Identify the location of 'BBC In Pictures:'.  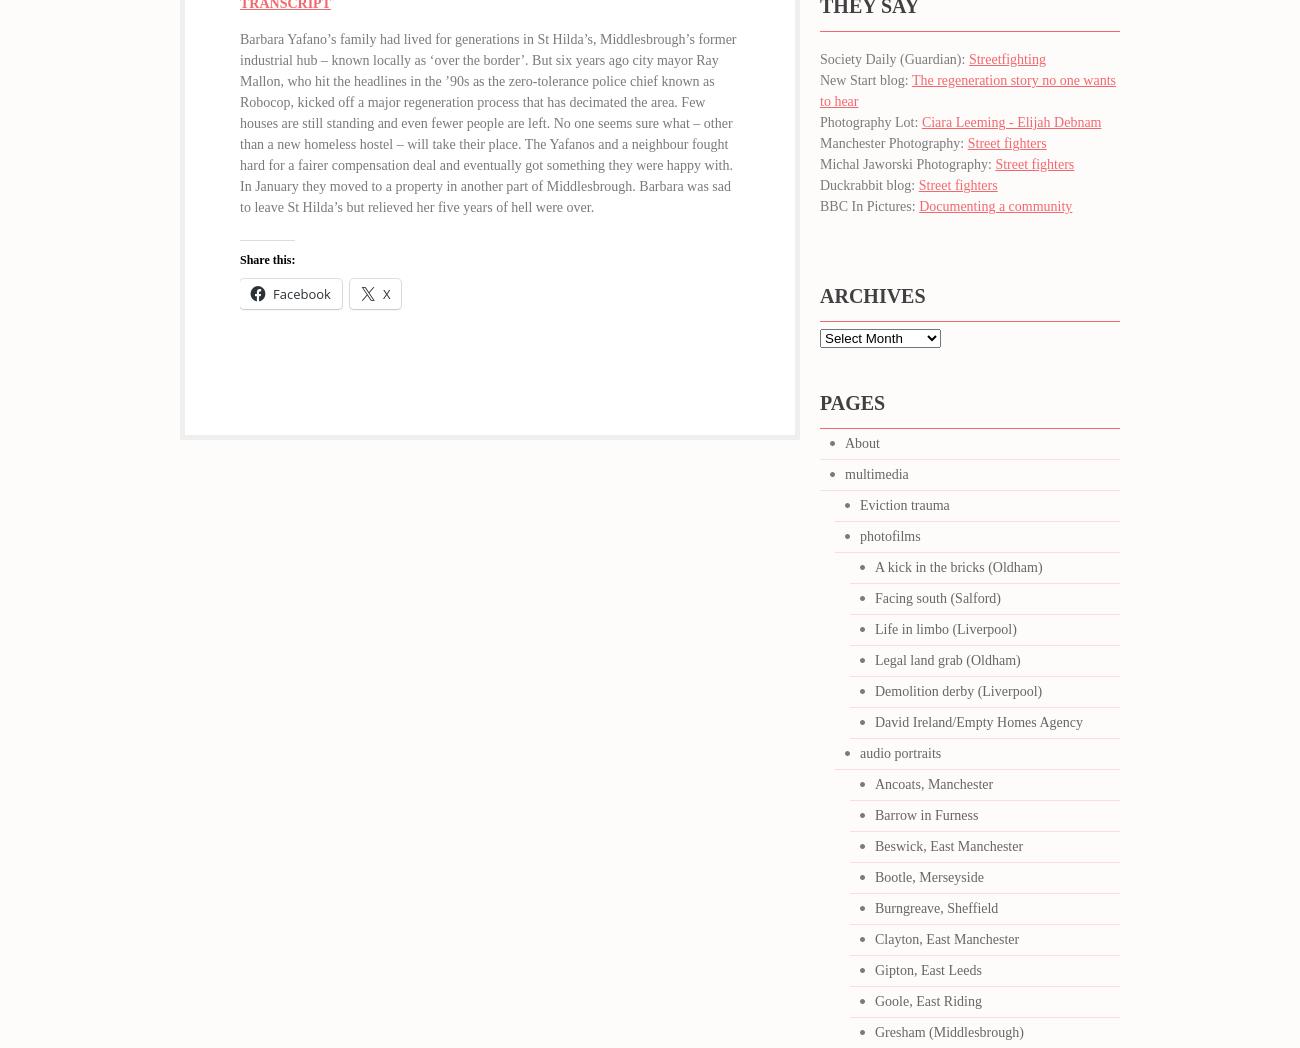
(868, 205).